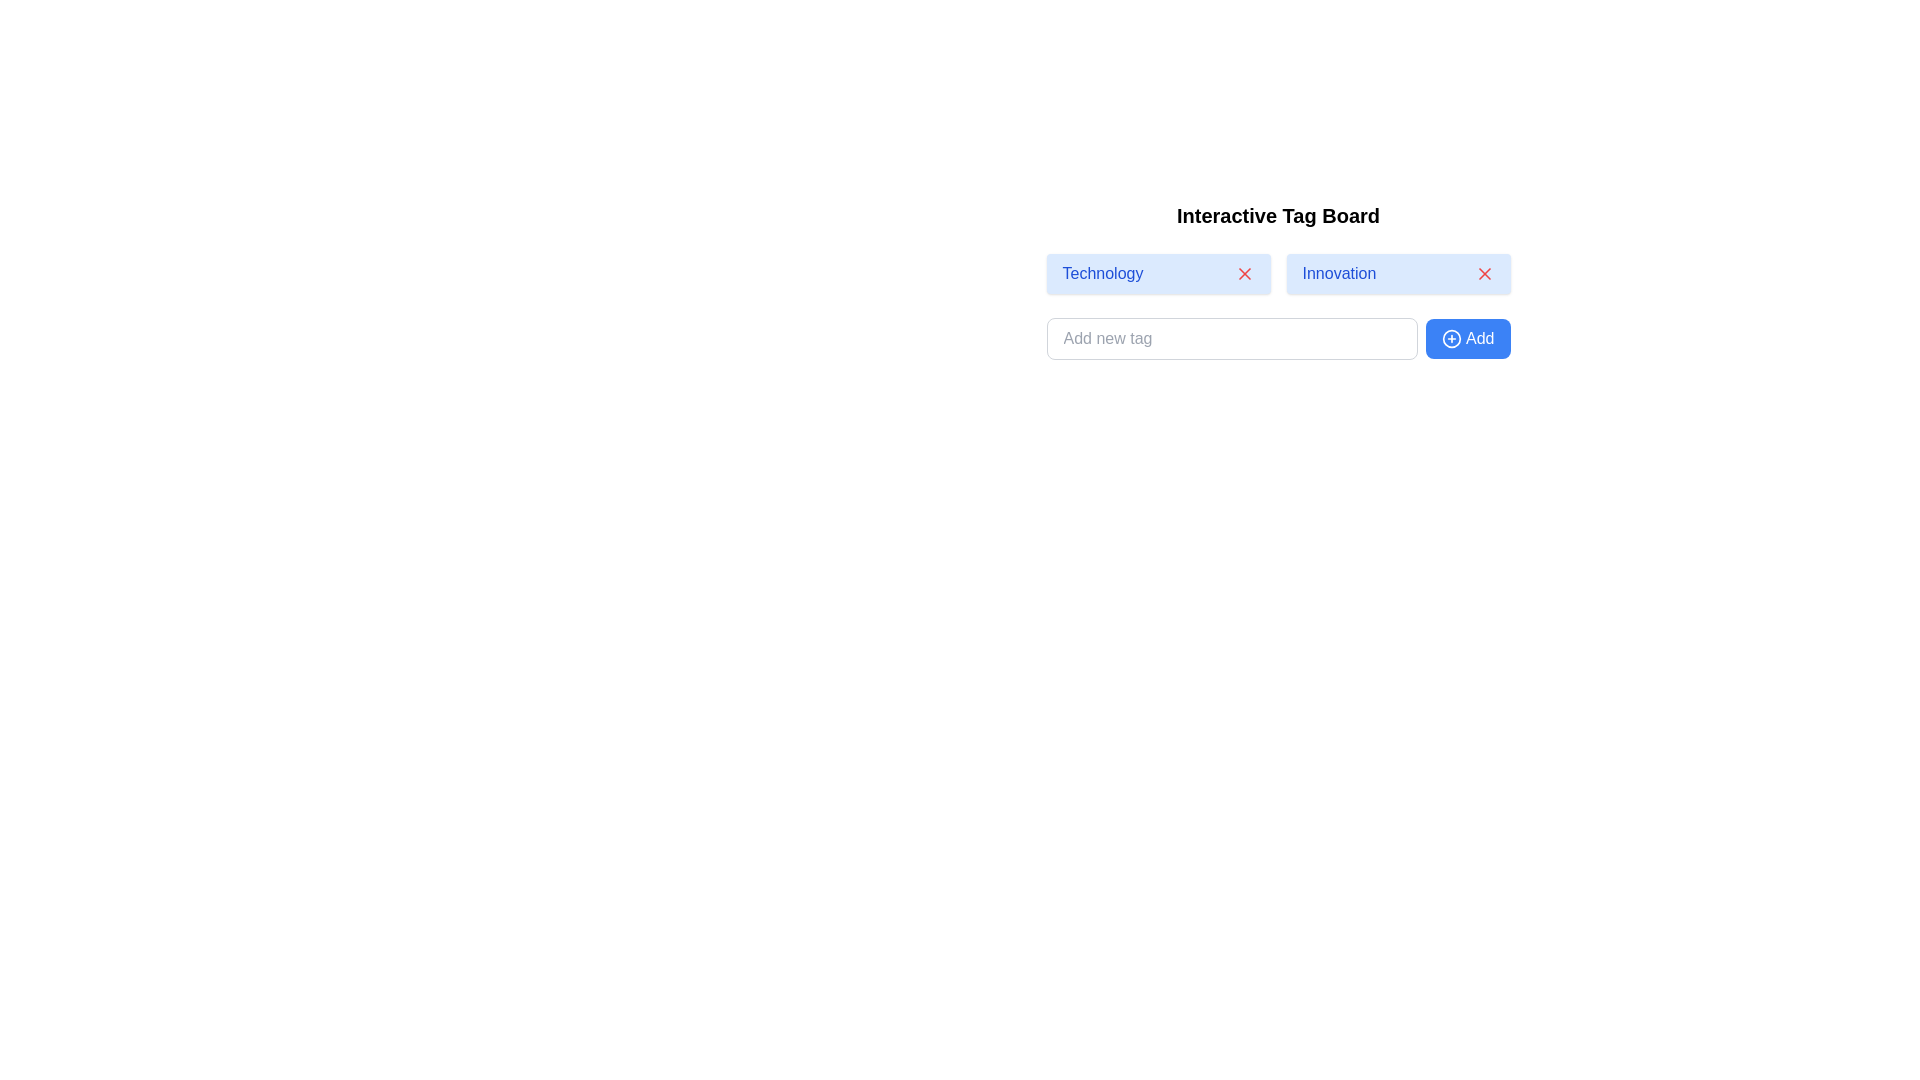  Describe the element at coordinates (1243, 273) in the screenshot. I see `the close button with a red cross icon, located to the right of the 'Technology' label in the Interactive Tag Board` at that location.